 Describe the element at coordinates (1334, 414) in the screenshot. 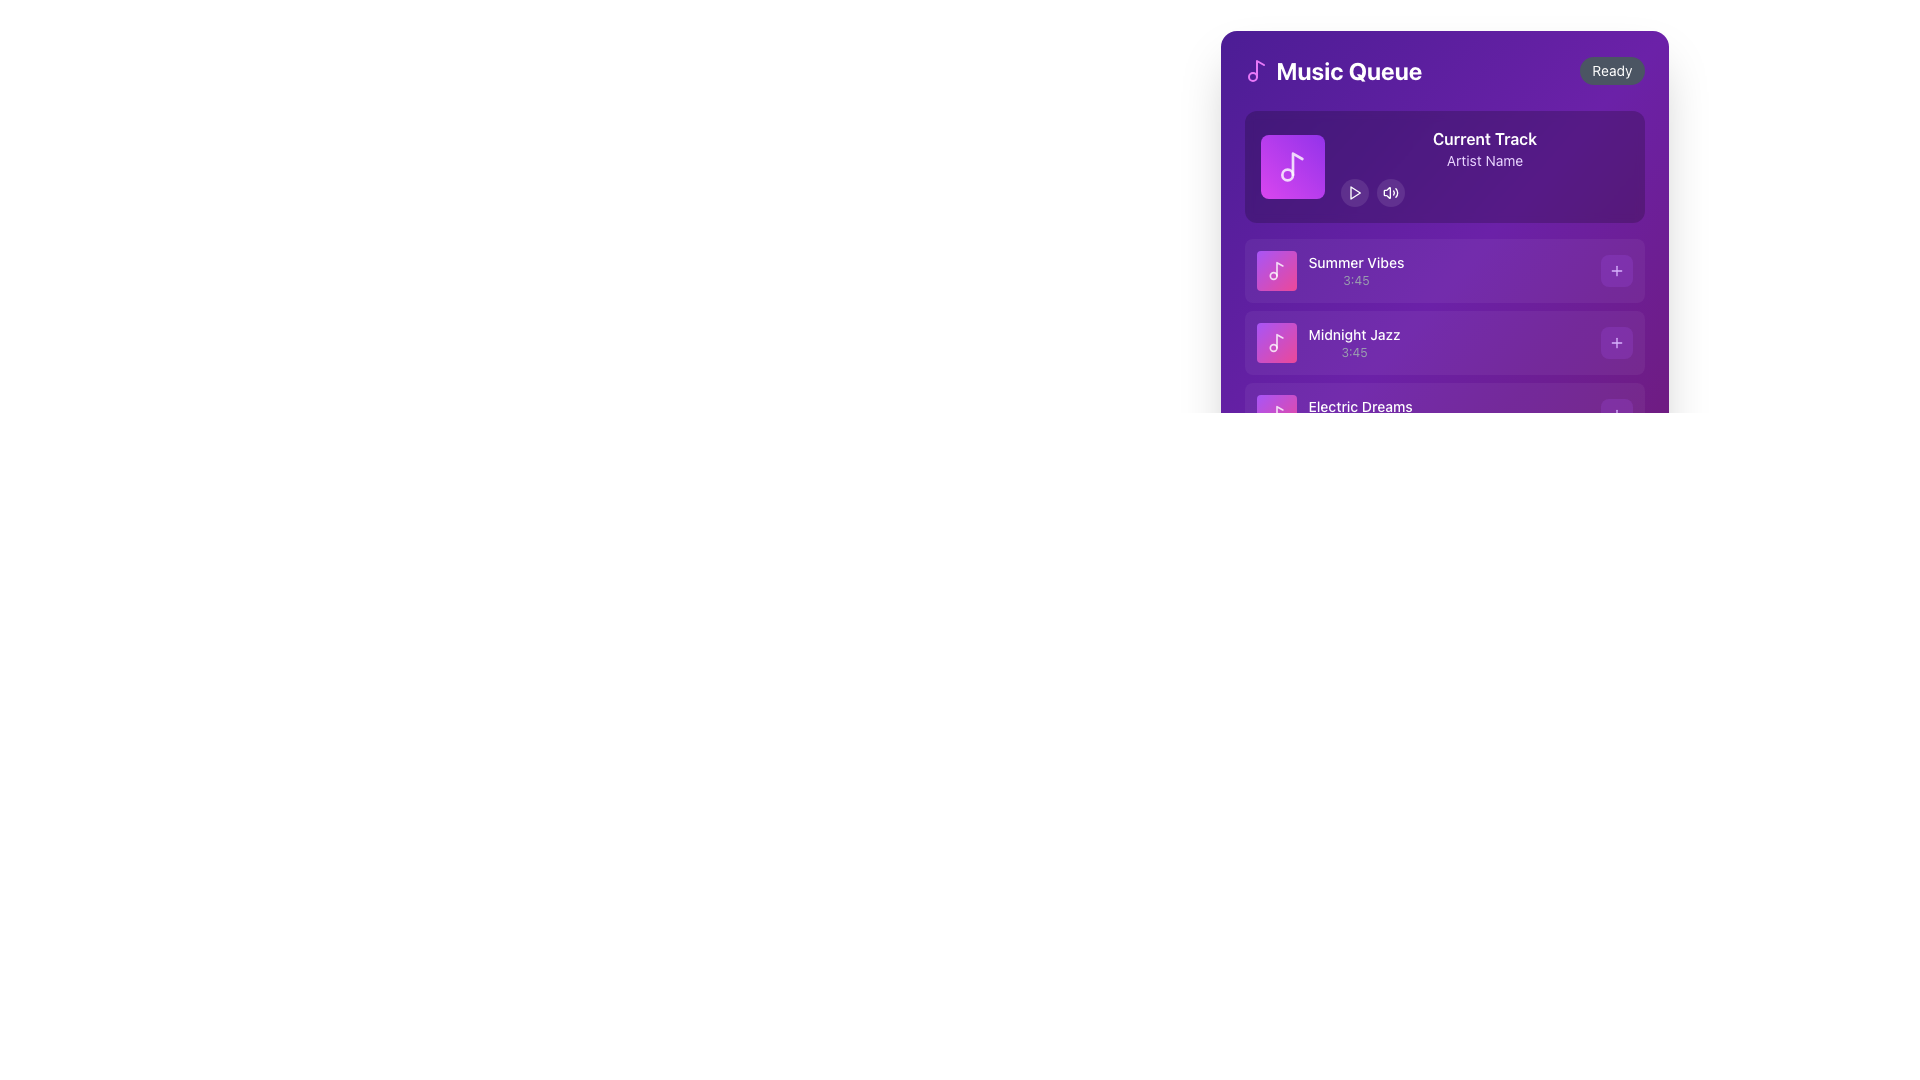

I see `to select the song 'Electric Dreams' from the last item in the vertical list of songs under the 'Music Queue' section` at that location.